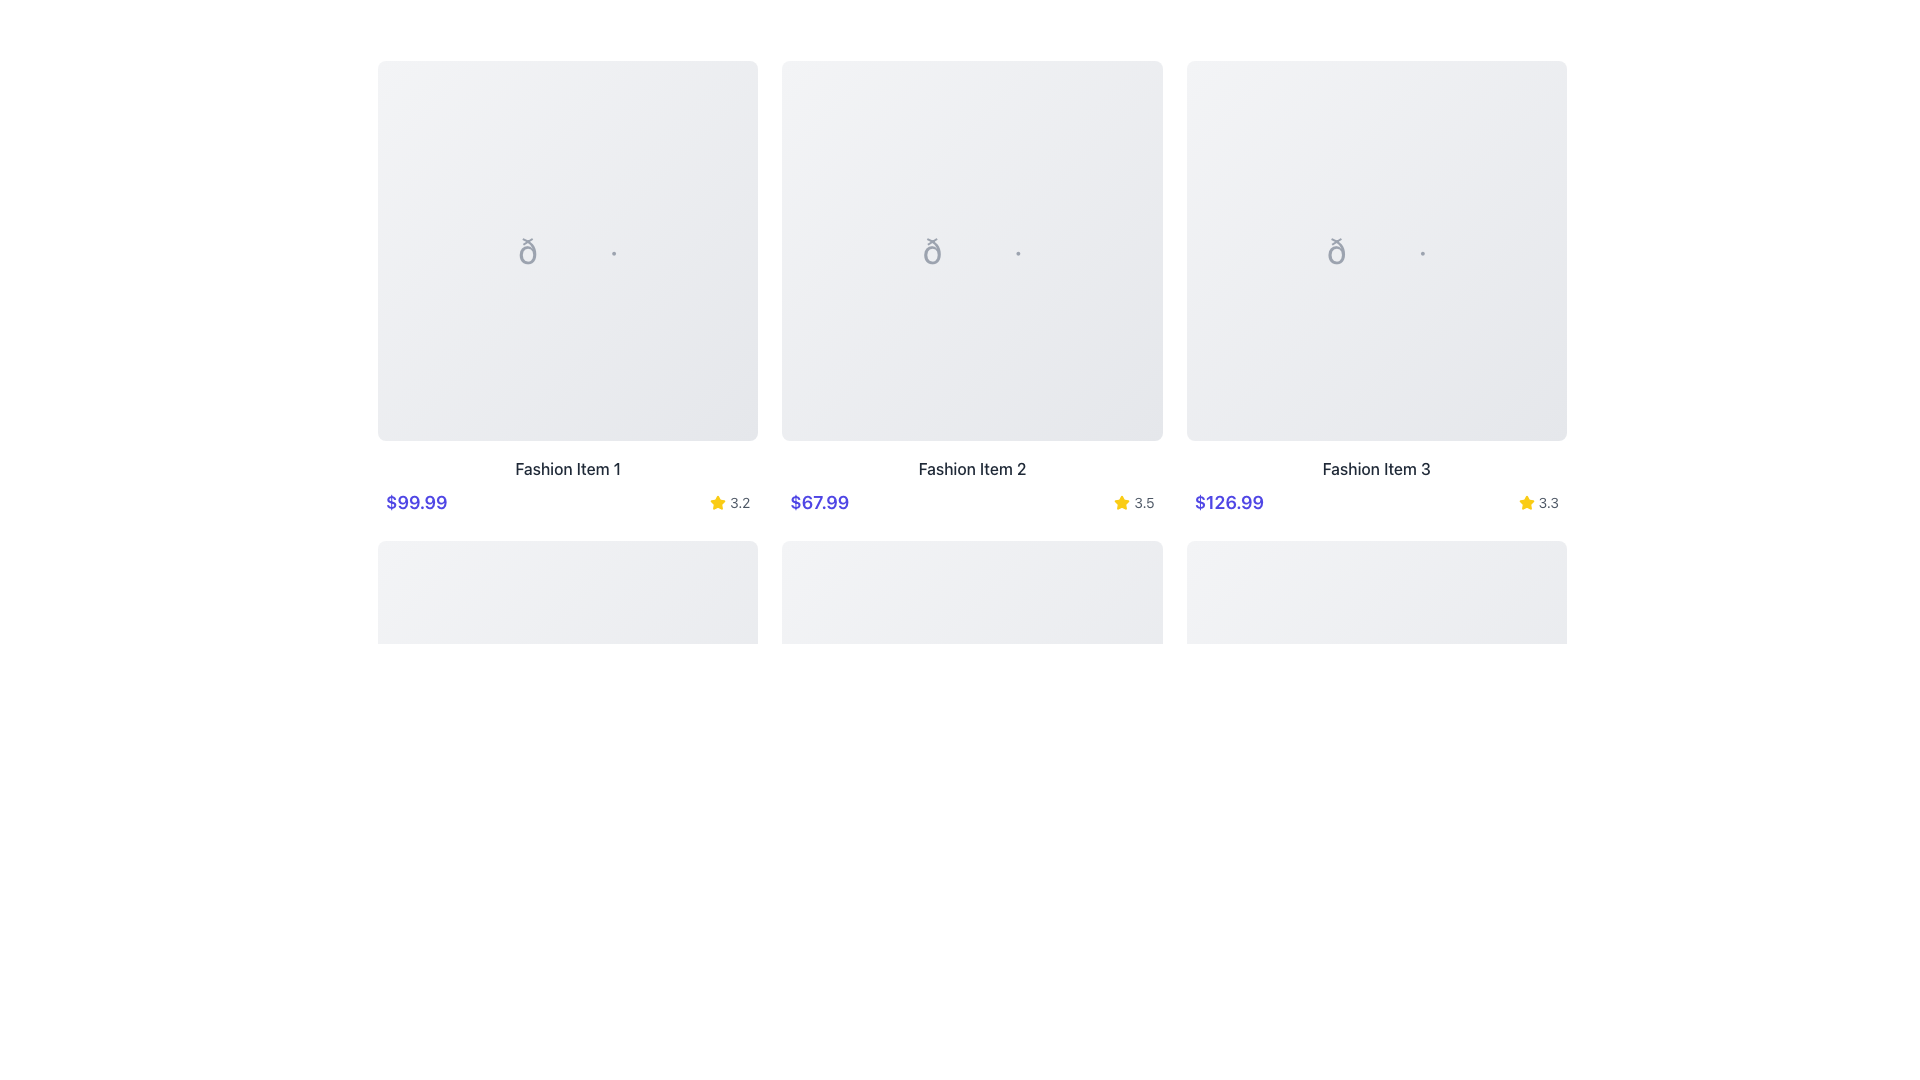  What do you see at coordinates (1134, 502) in the screenshot?
I see `the numeric rating text '3.5' which is styled in a small gray font, located in the center of the second column, adjacent to a yellow star icon and aligned horizontally with the price '$67.99'` at bounding box center [1134, 502].